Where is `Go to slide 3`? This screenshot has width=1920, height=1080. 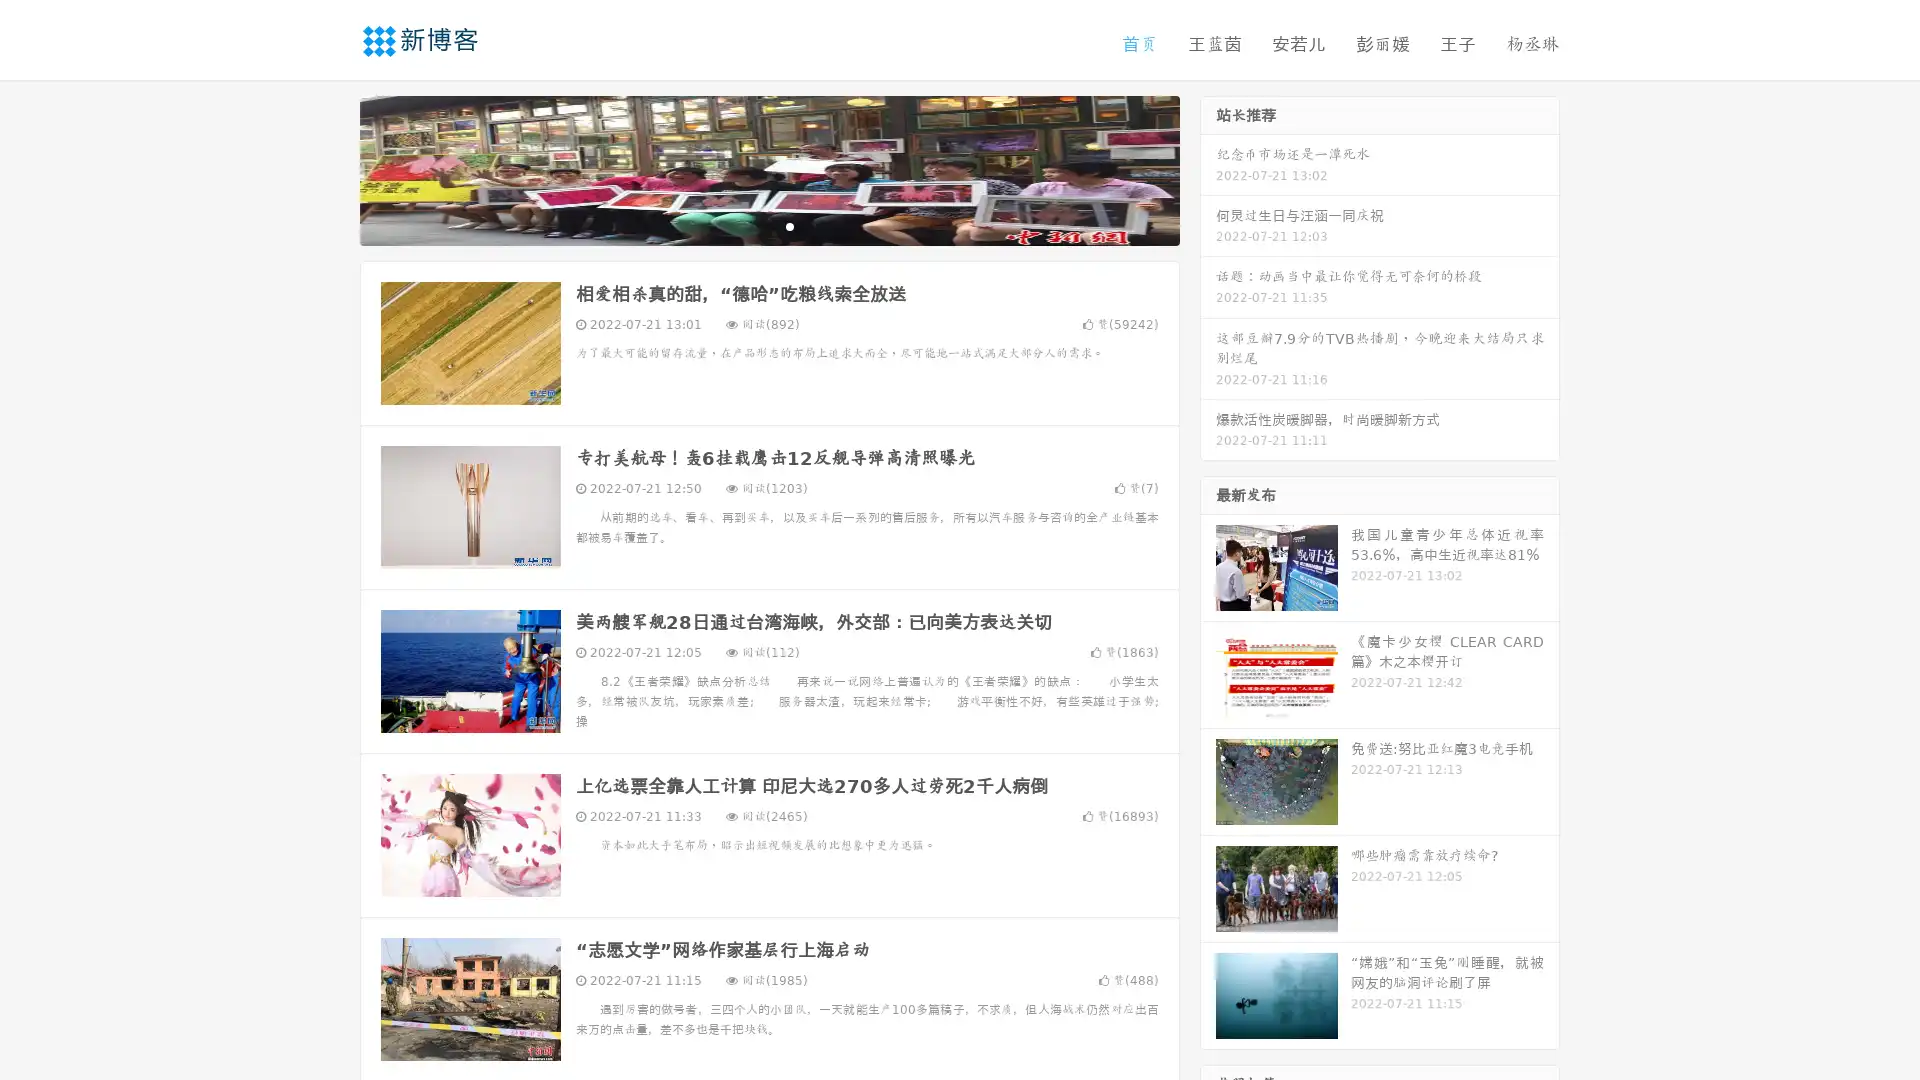
Go to slide 3 is located at coordinates (789, 225).